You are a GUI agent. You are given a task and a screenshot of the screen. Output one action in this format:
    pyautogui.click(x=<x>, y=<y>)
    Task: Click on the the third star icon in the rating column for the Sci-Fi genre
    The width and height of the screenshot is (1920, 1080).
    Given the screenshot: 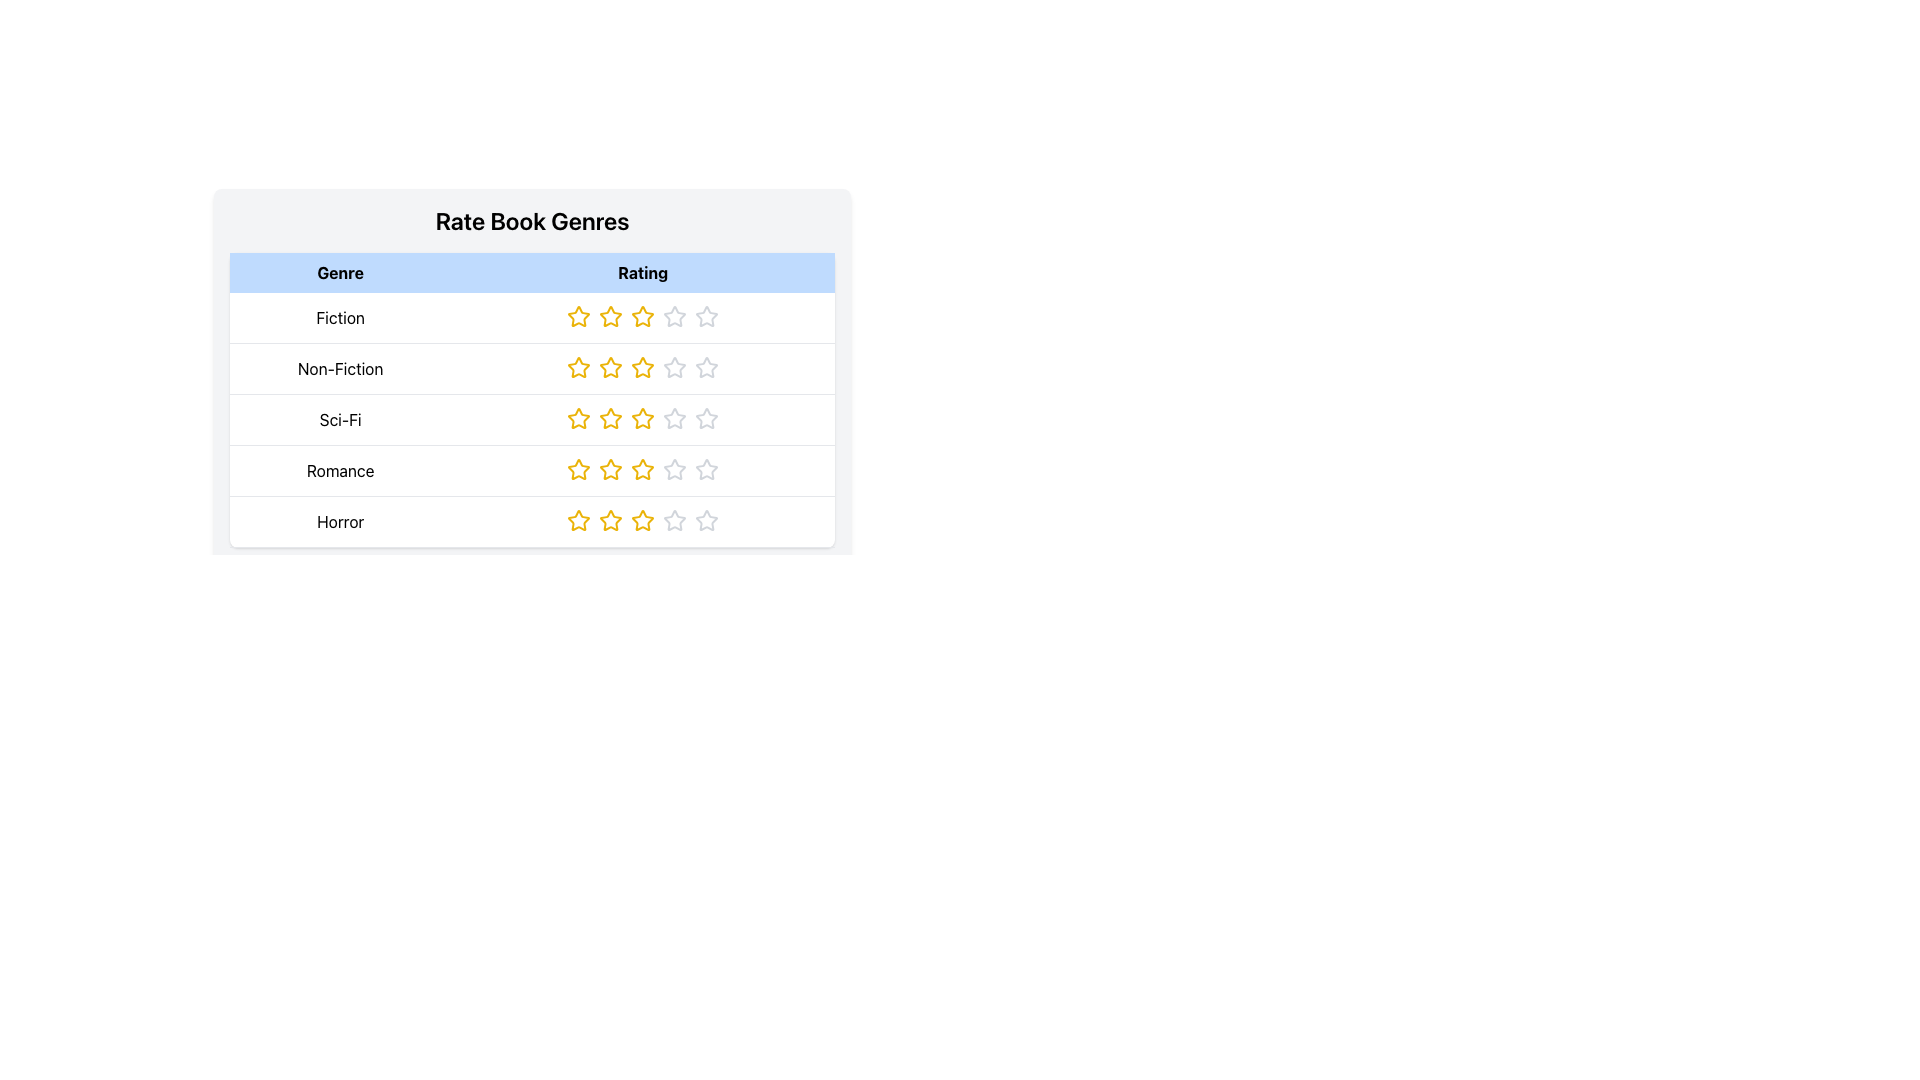 What is the action you would take?
    pyautogui.click(x=643, y=419)
    